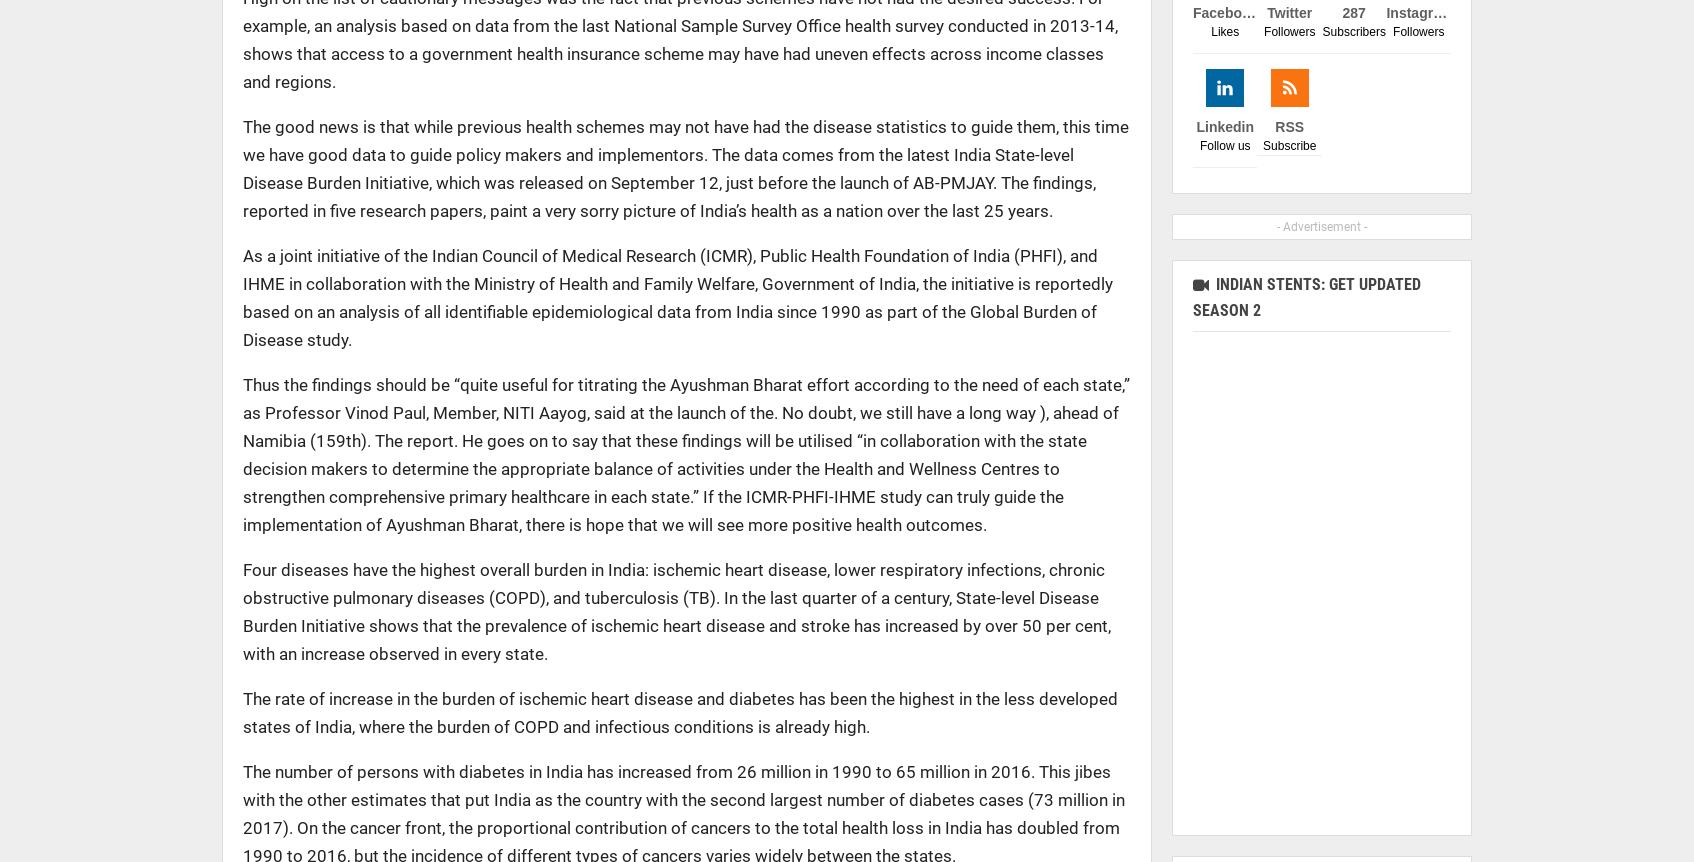 This screenshot has height=862, width=1694. Describe the element at coordinates (1289, 125) in the screenshot. I see `'RSS'` at that location.